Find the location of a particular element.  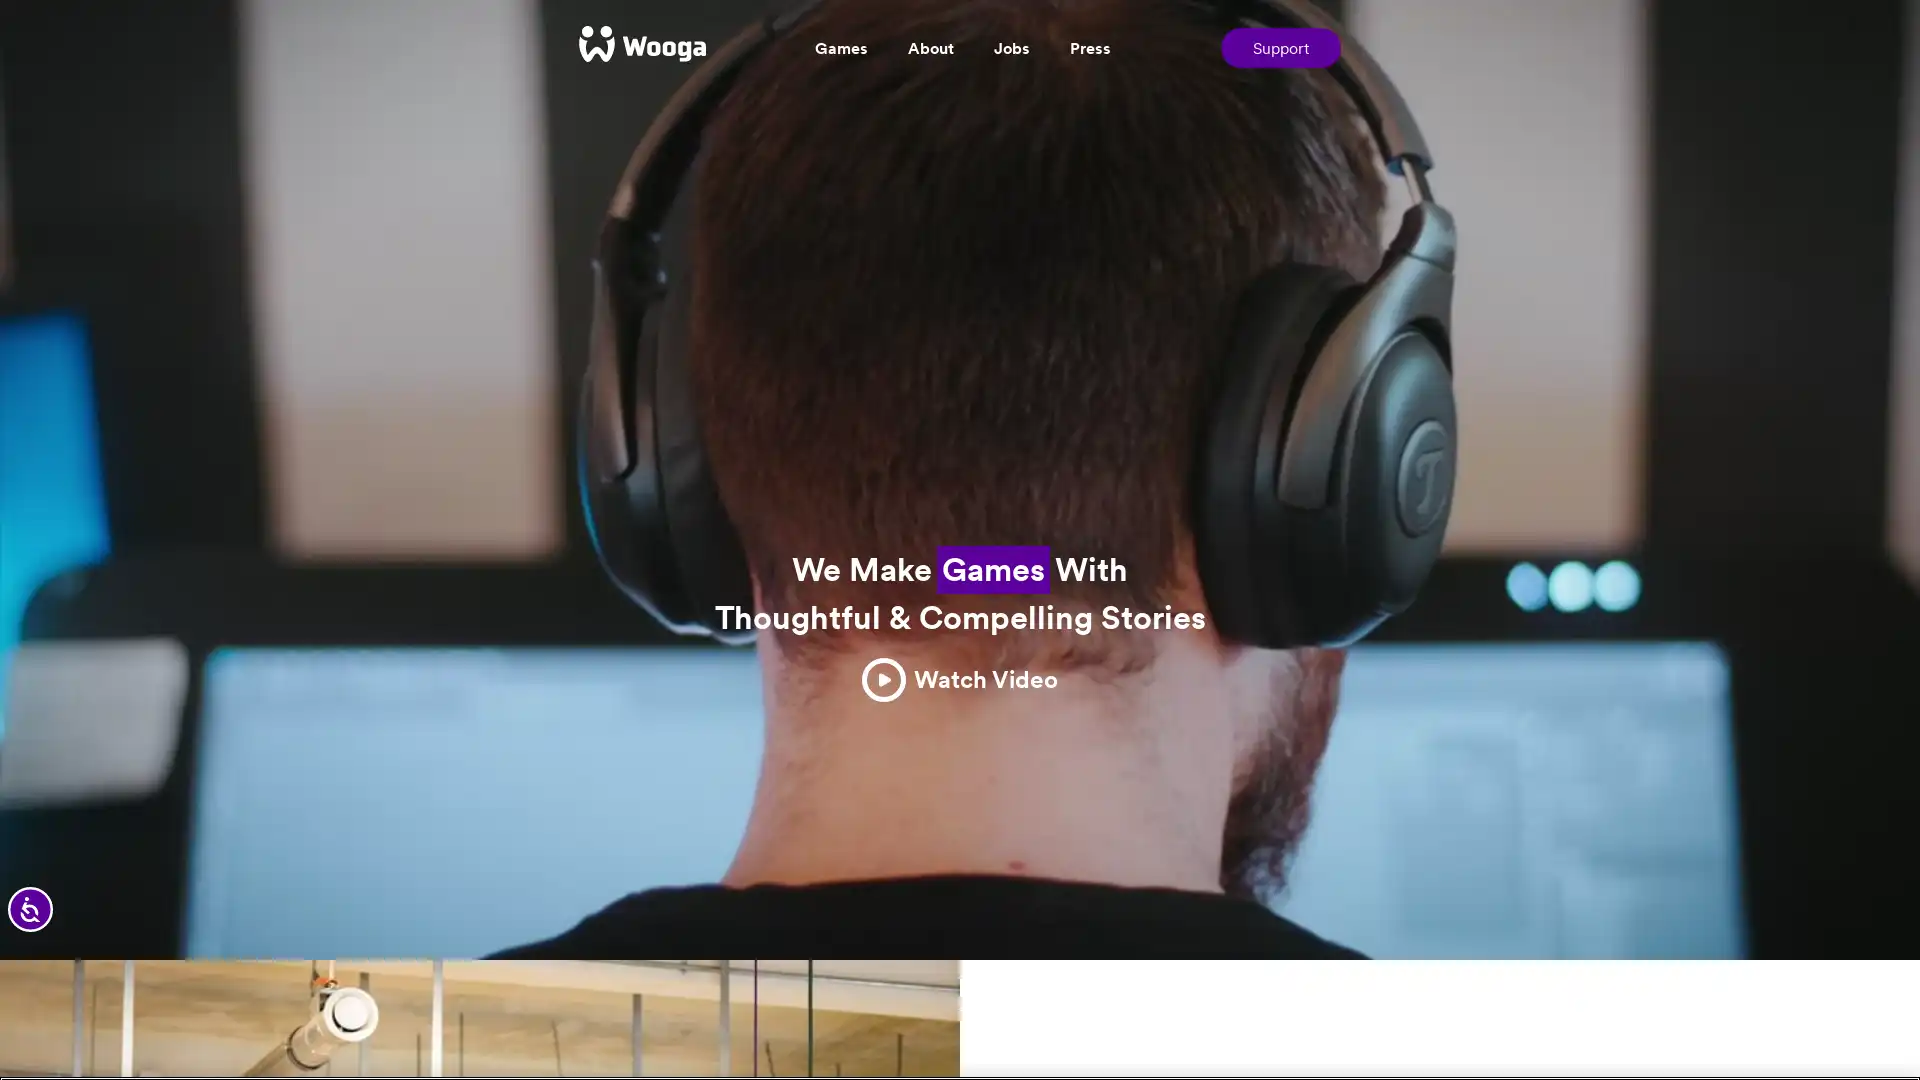

Close is located at coordinates (1886, 1026).